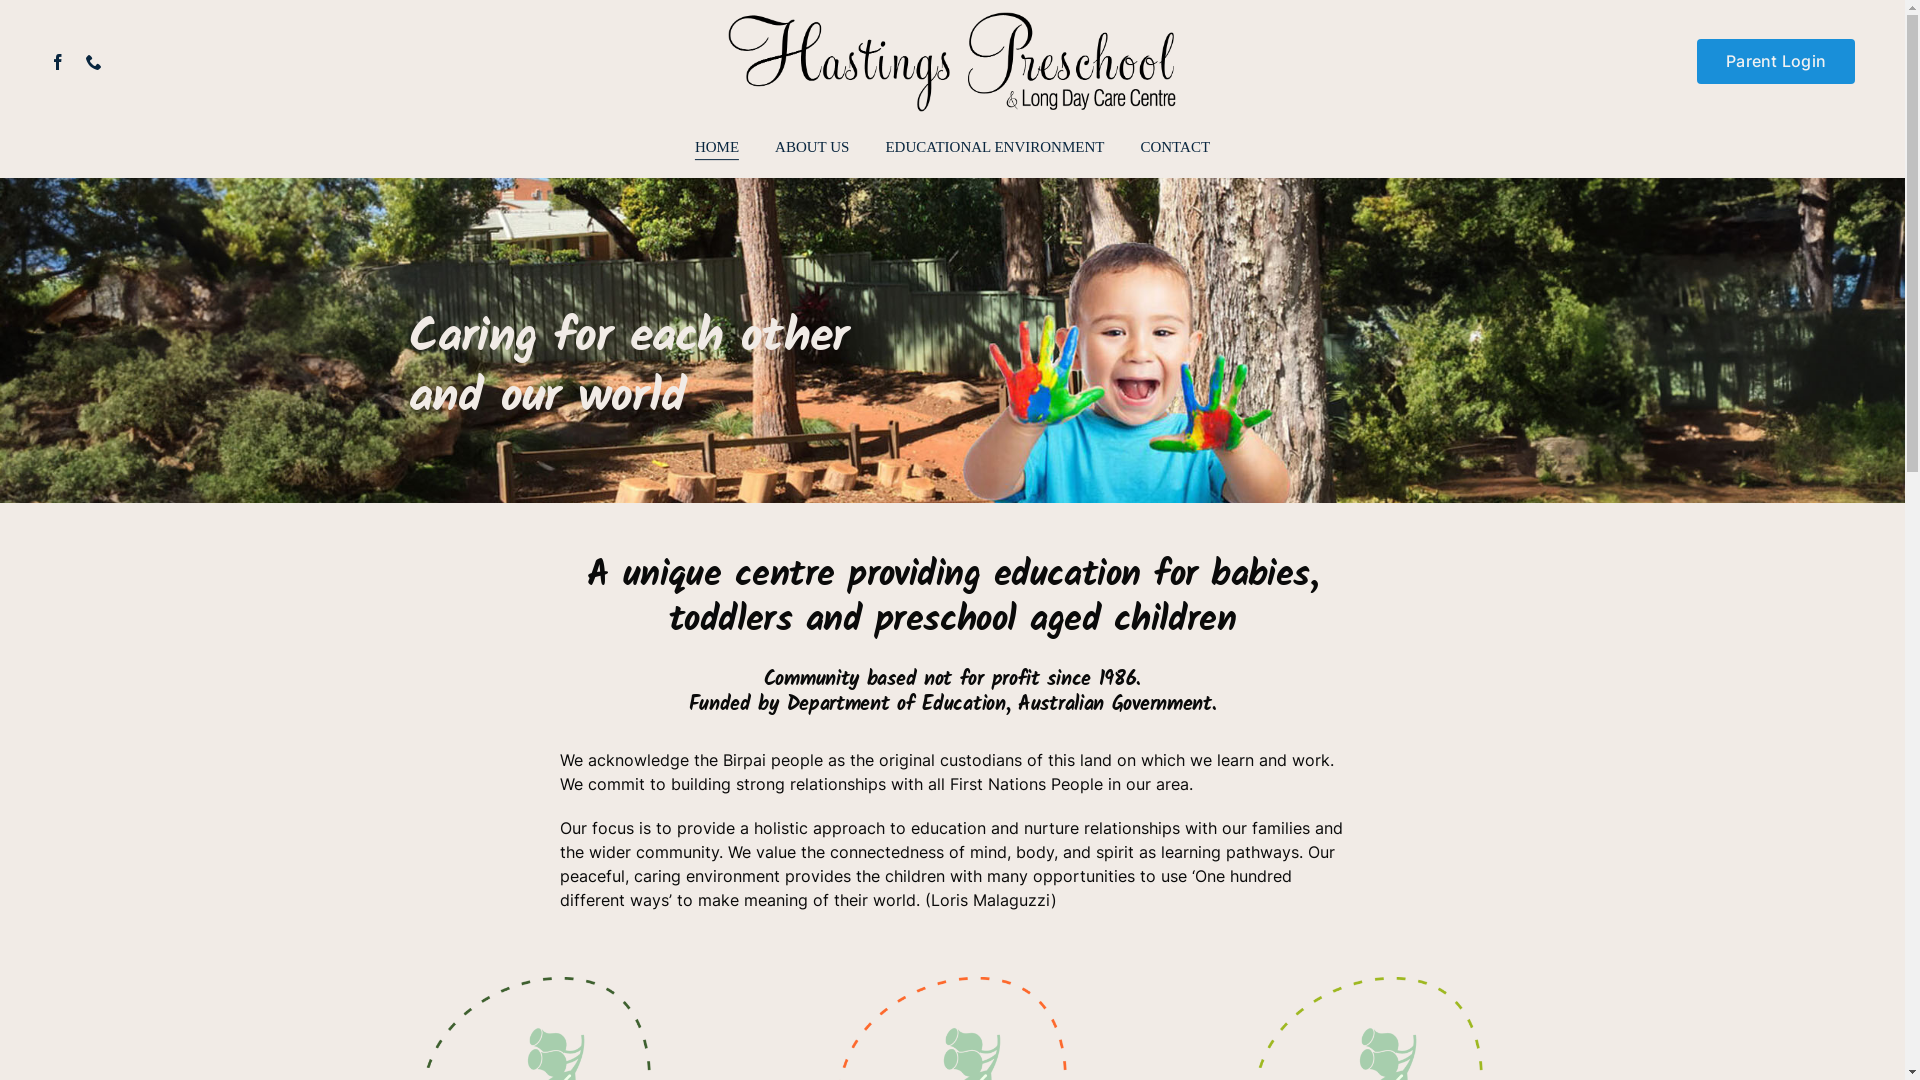 The width and height of the screenshot is (1920, 1080). Describe the element at coordinates (716, 146) in the screenshot. I see `'HOME'` at that location.